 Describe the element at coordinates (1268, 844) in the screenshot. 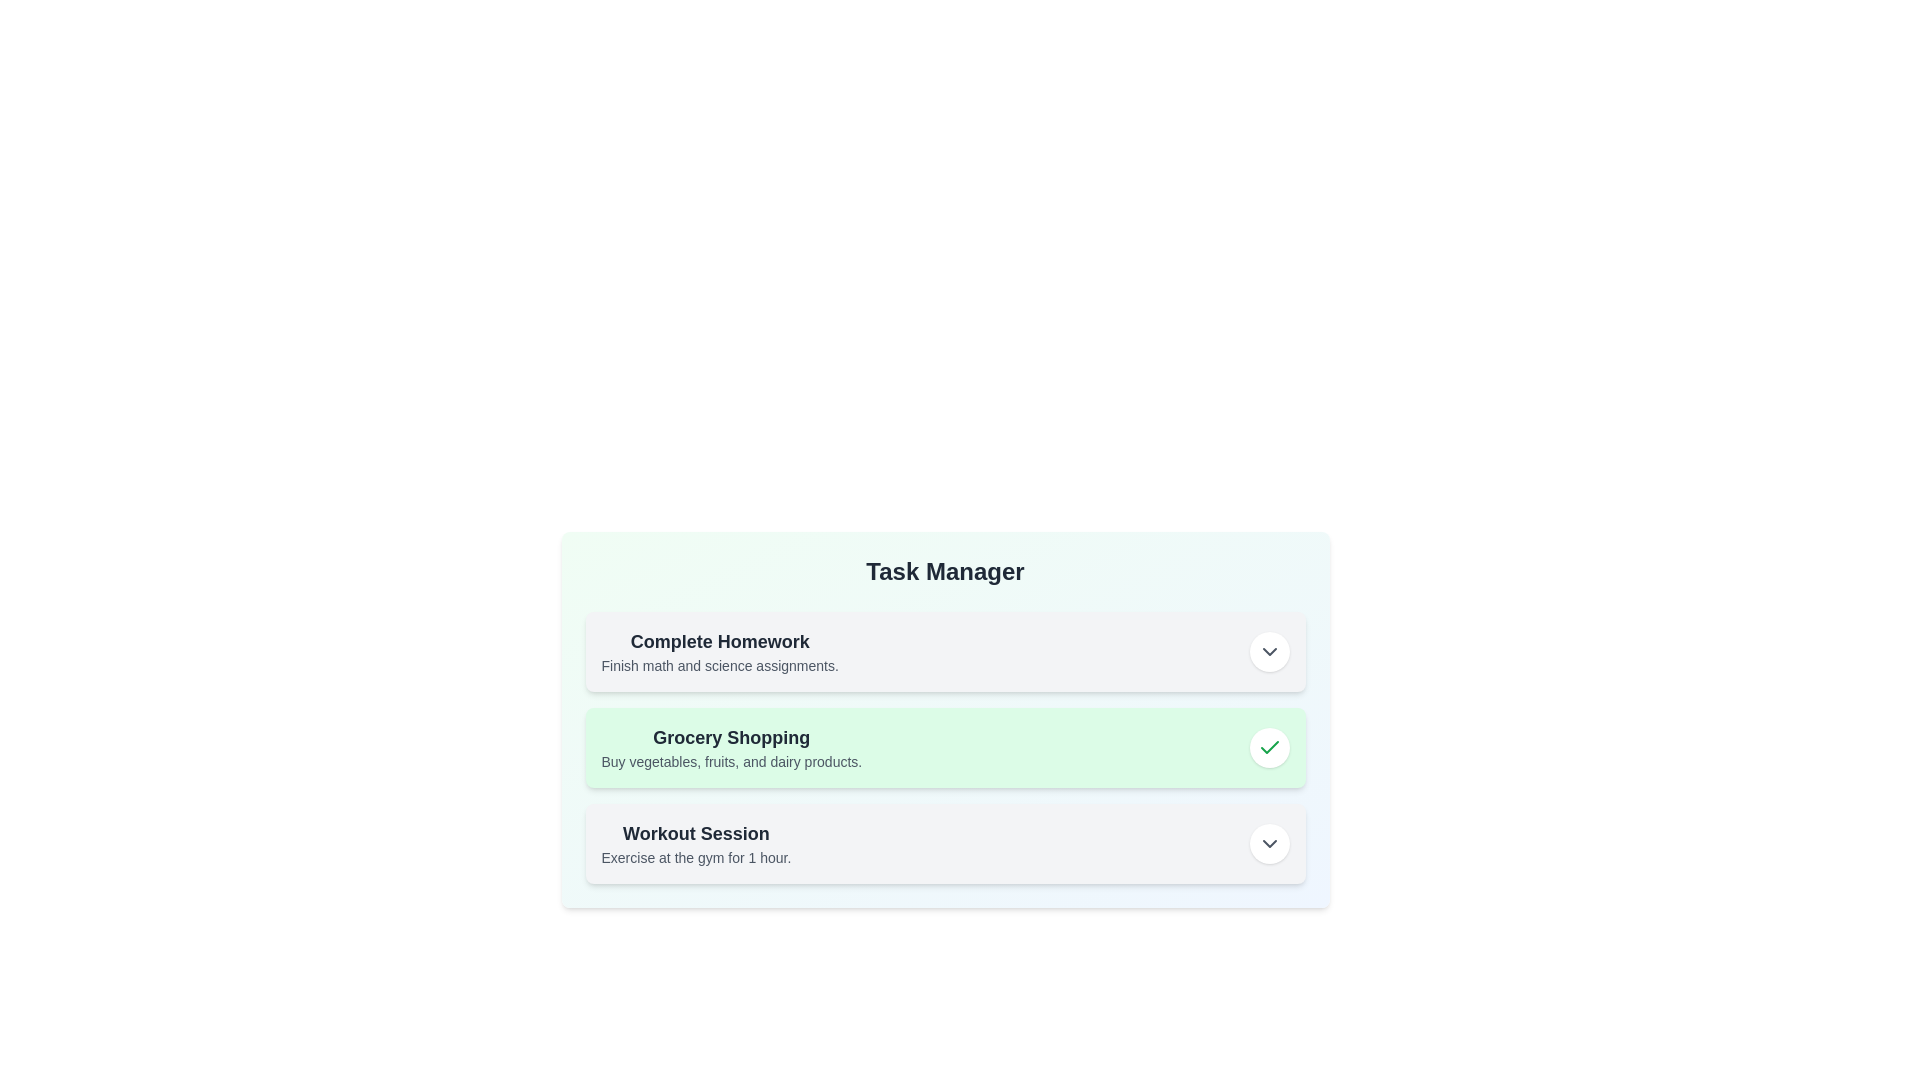

I see `the toggle button for the task 'Workout Session'` at that location.